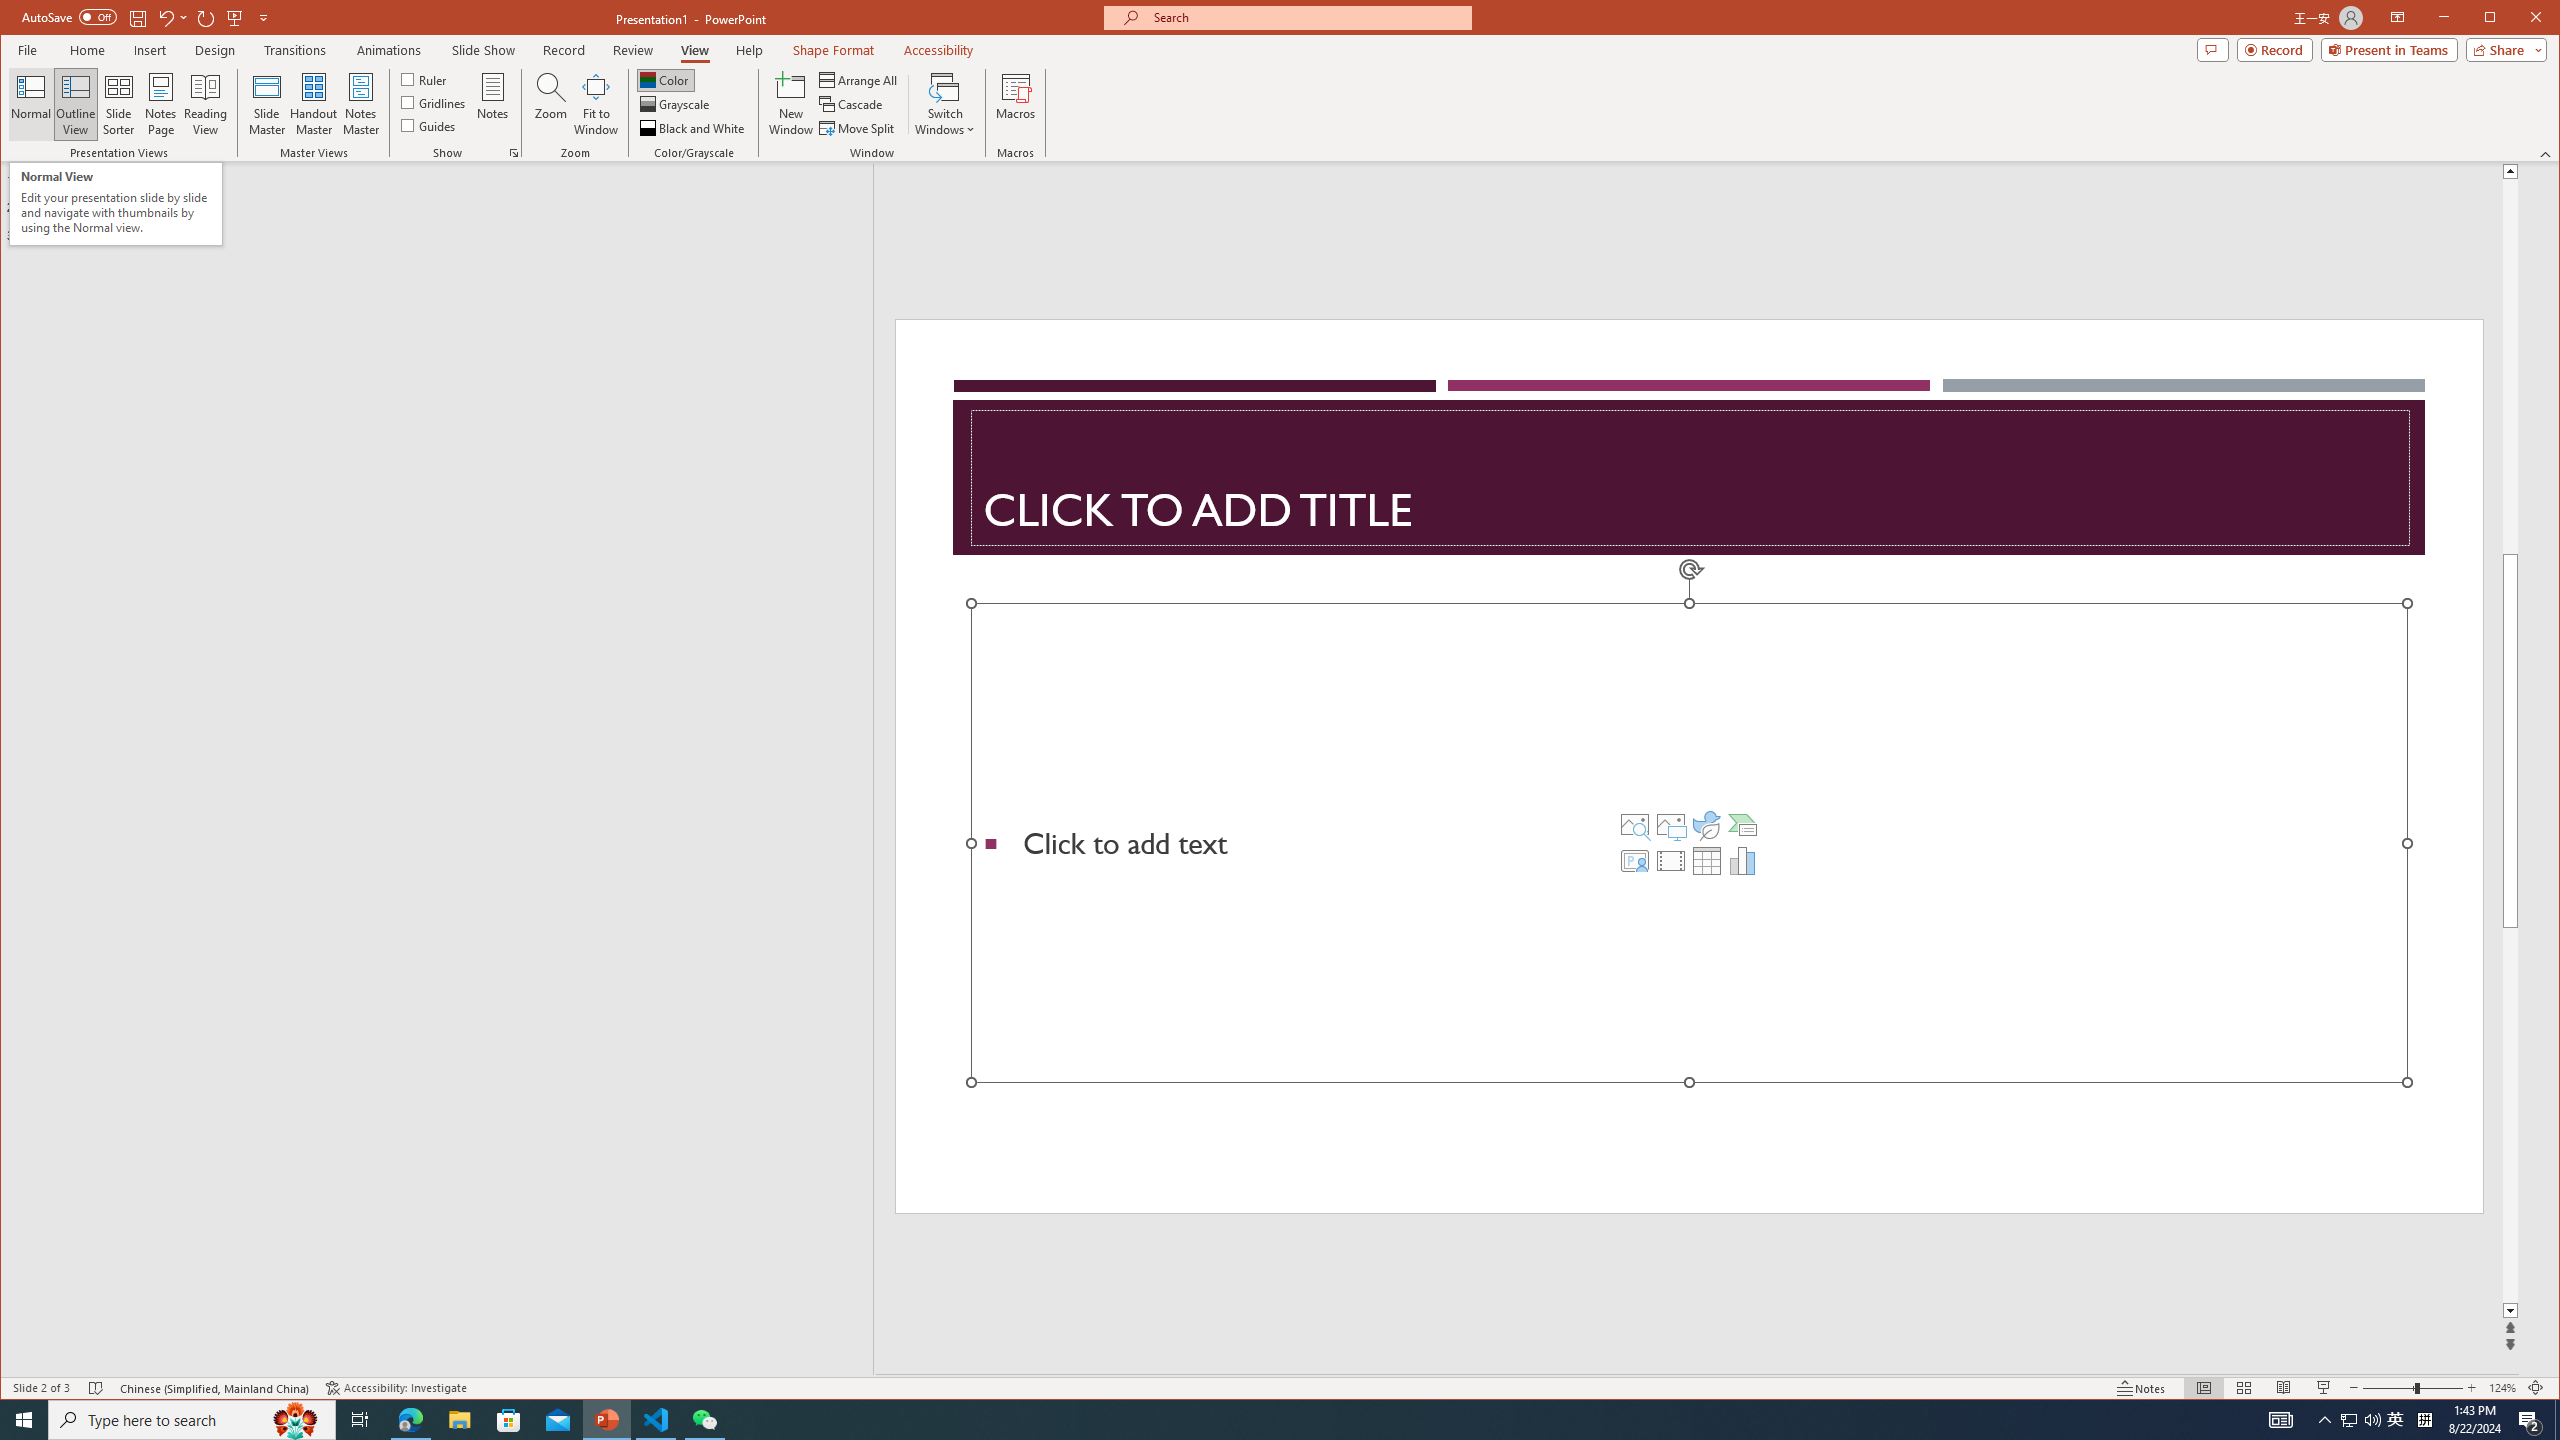  I want to click on 'Notes Page', so click(160, 103).